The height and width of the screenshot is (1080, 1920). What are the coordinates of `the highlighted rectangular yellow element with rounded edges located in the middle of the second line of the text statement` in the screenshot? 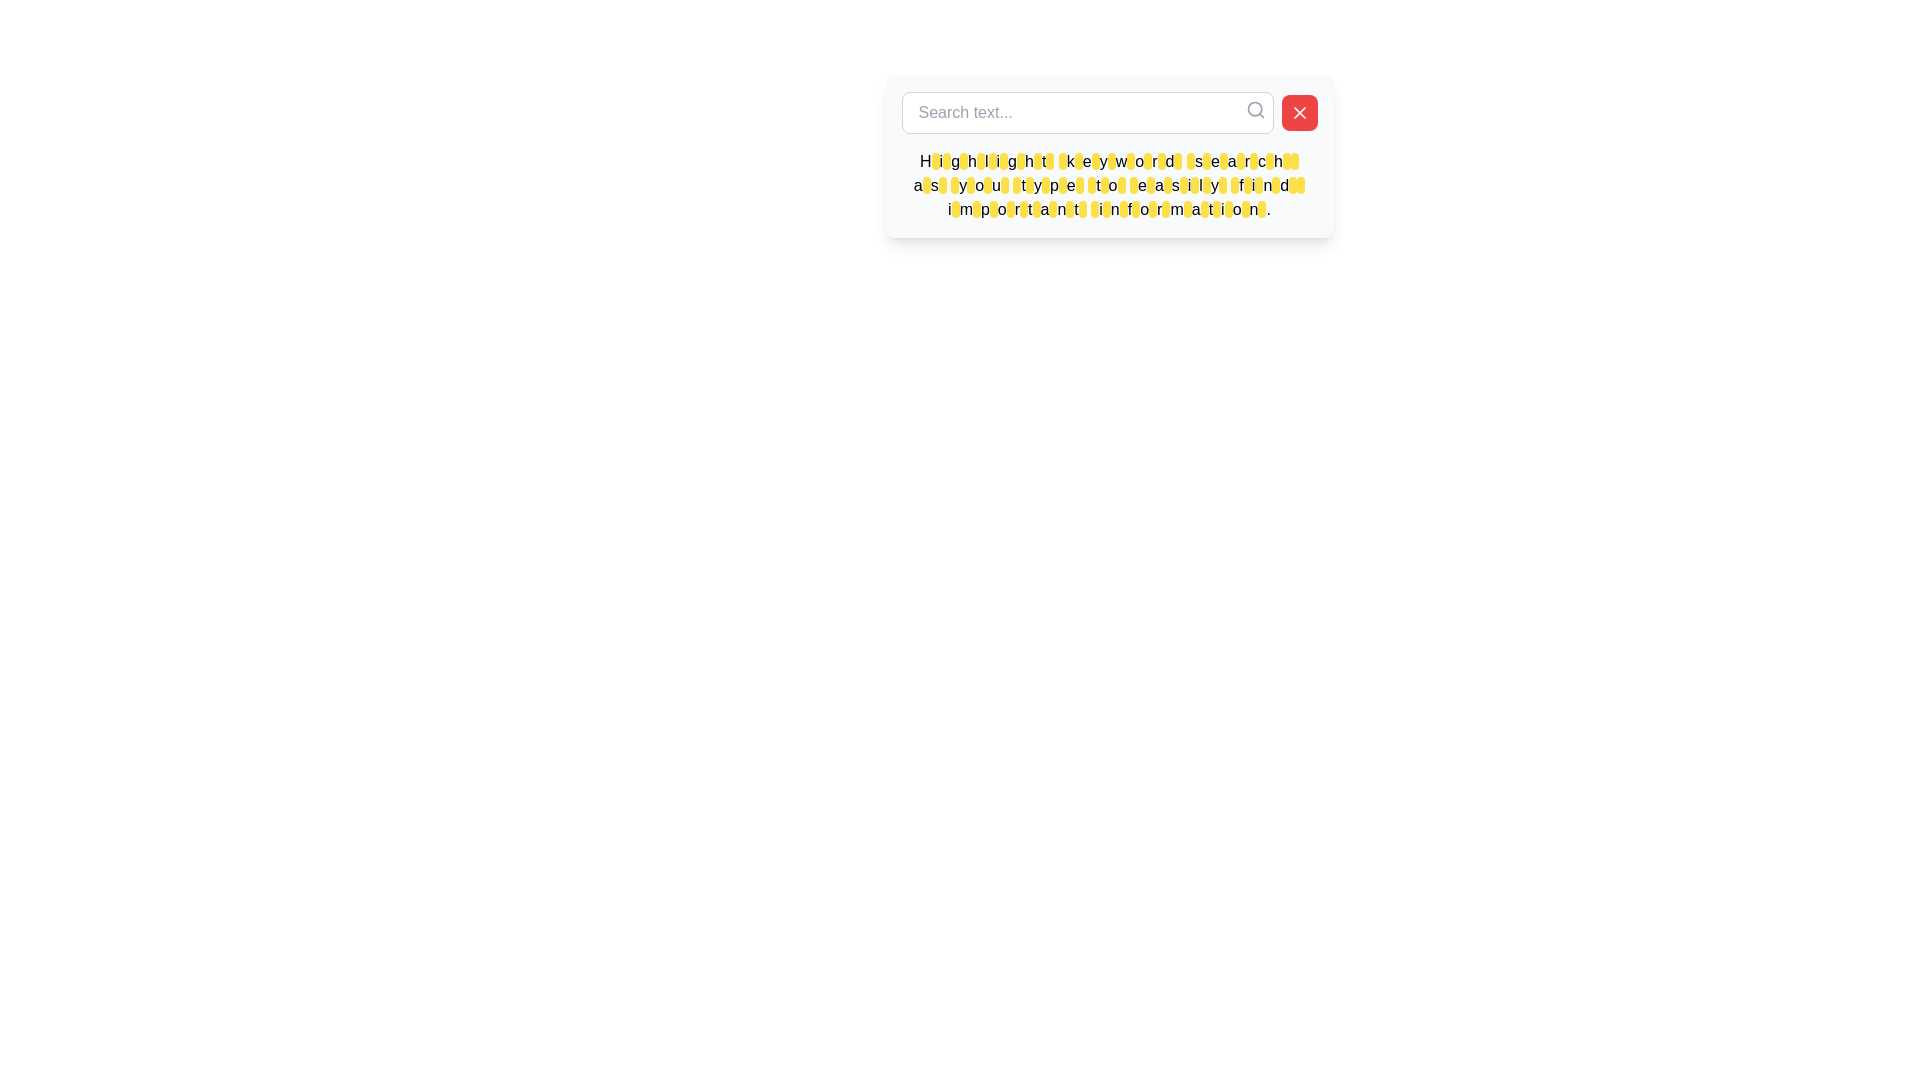 It's located at (1150, 185).